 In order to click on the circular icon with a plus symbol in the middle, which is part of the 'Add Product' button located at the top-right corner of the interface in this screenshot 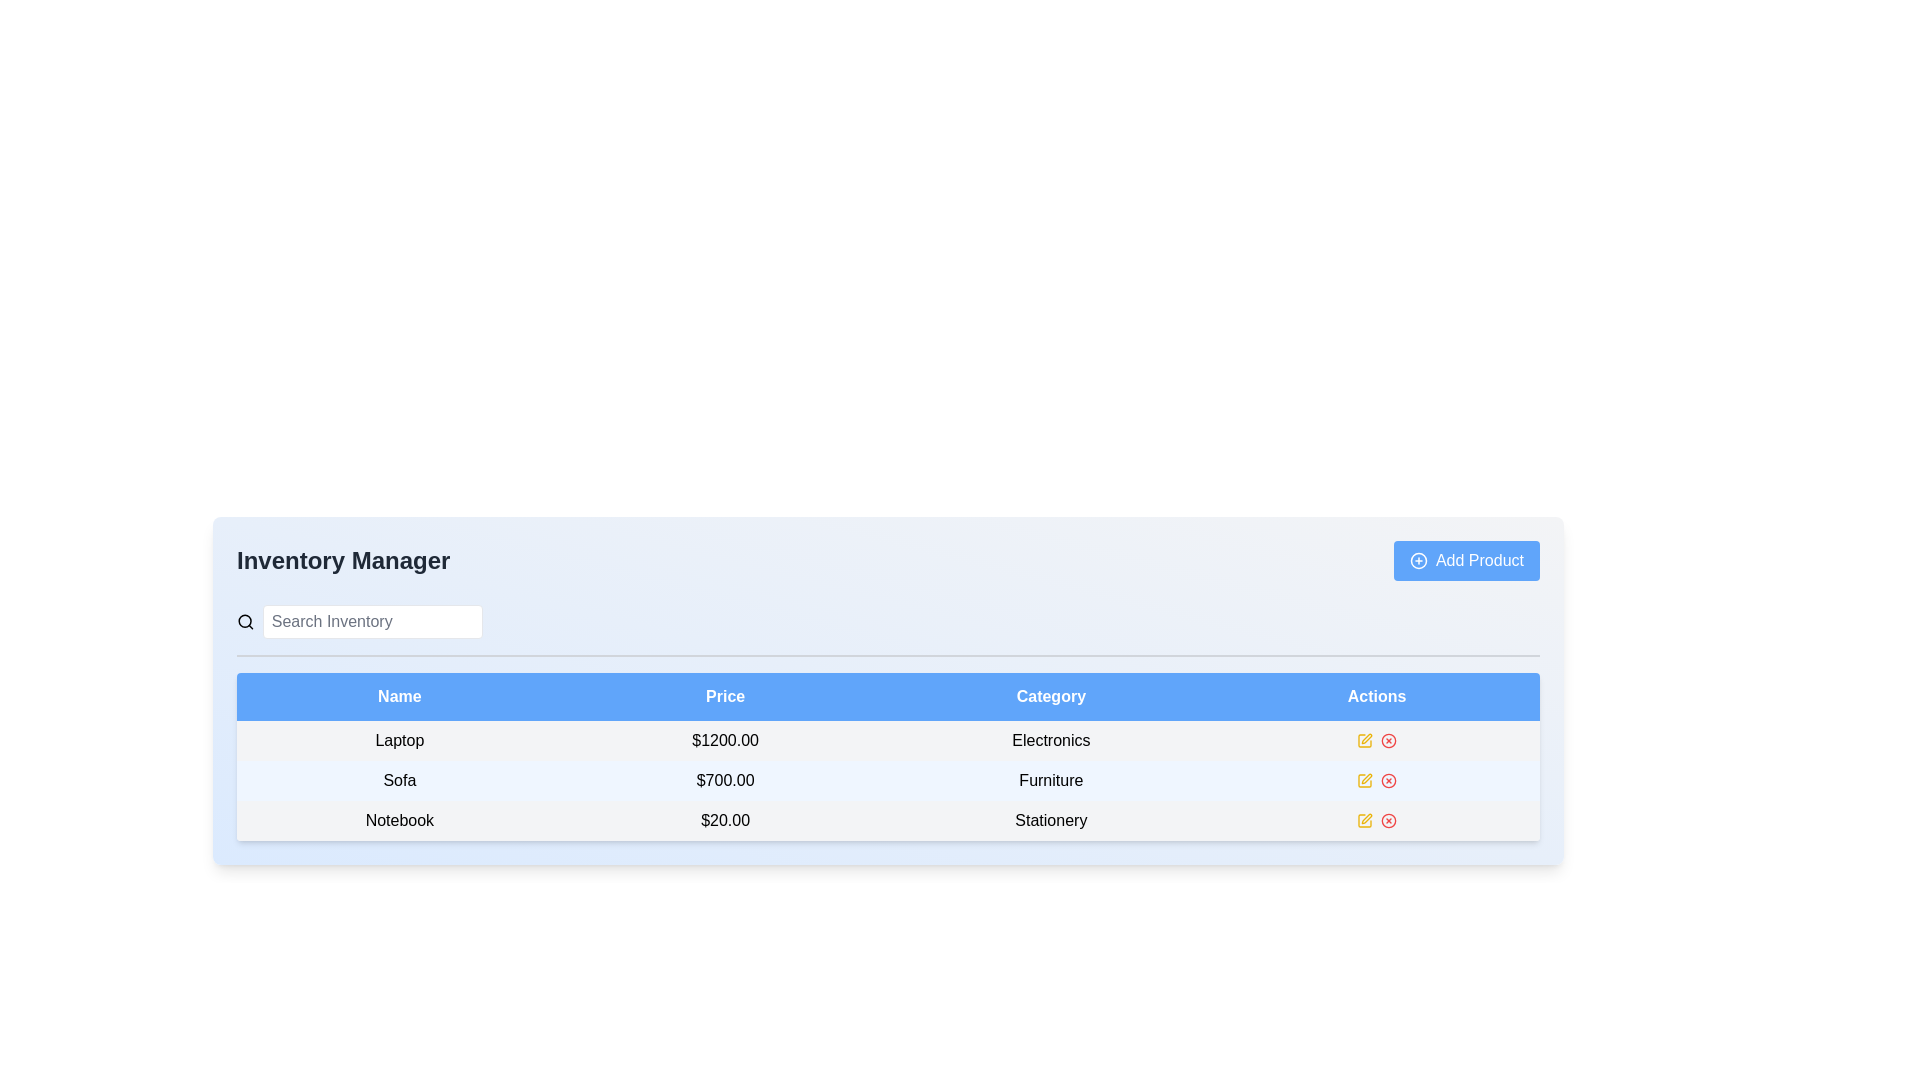, I will do `click(1417, 560)`.